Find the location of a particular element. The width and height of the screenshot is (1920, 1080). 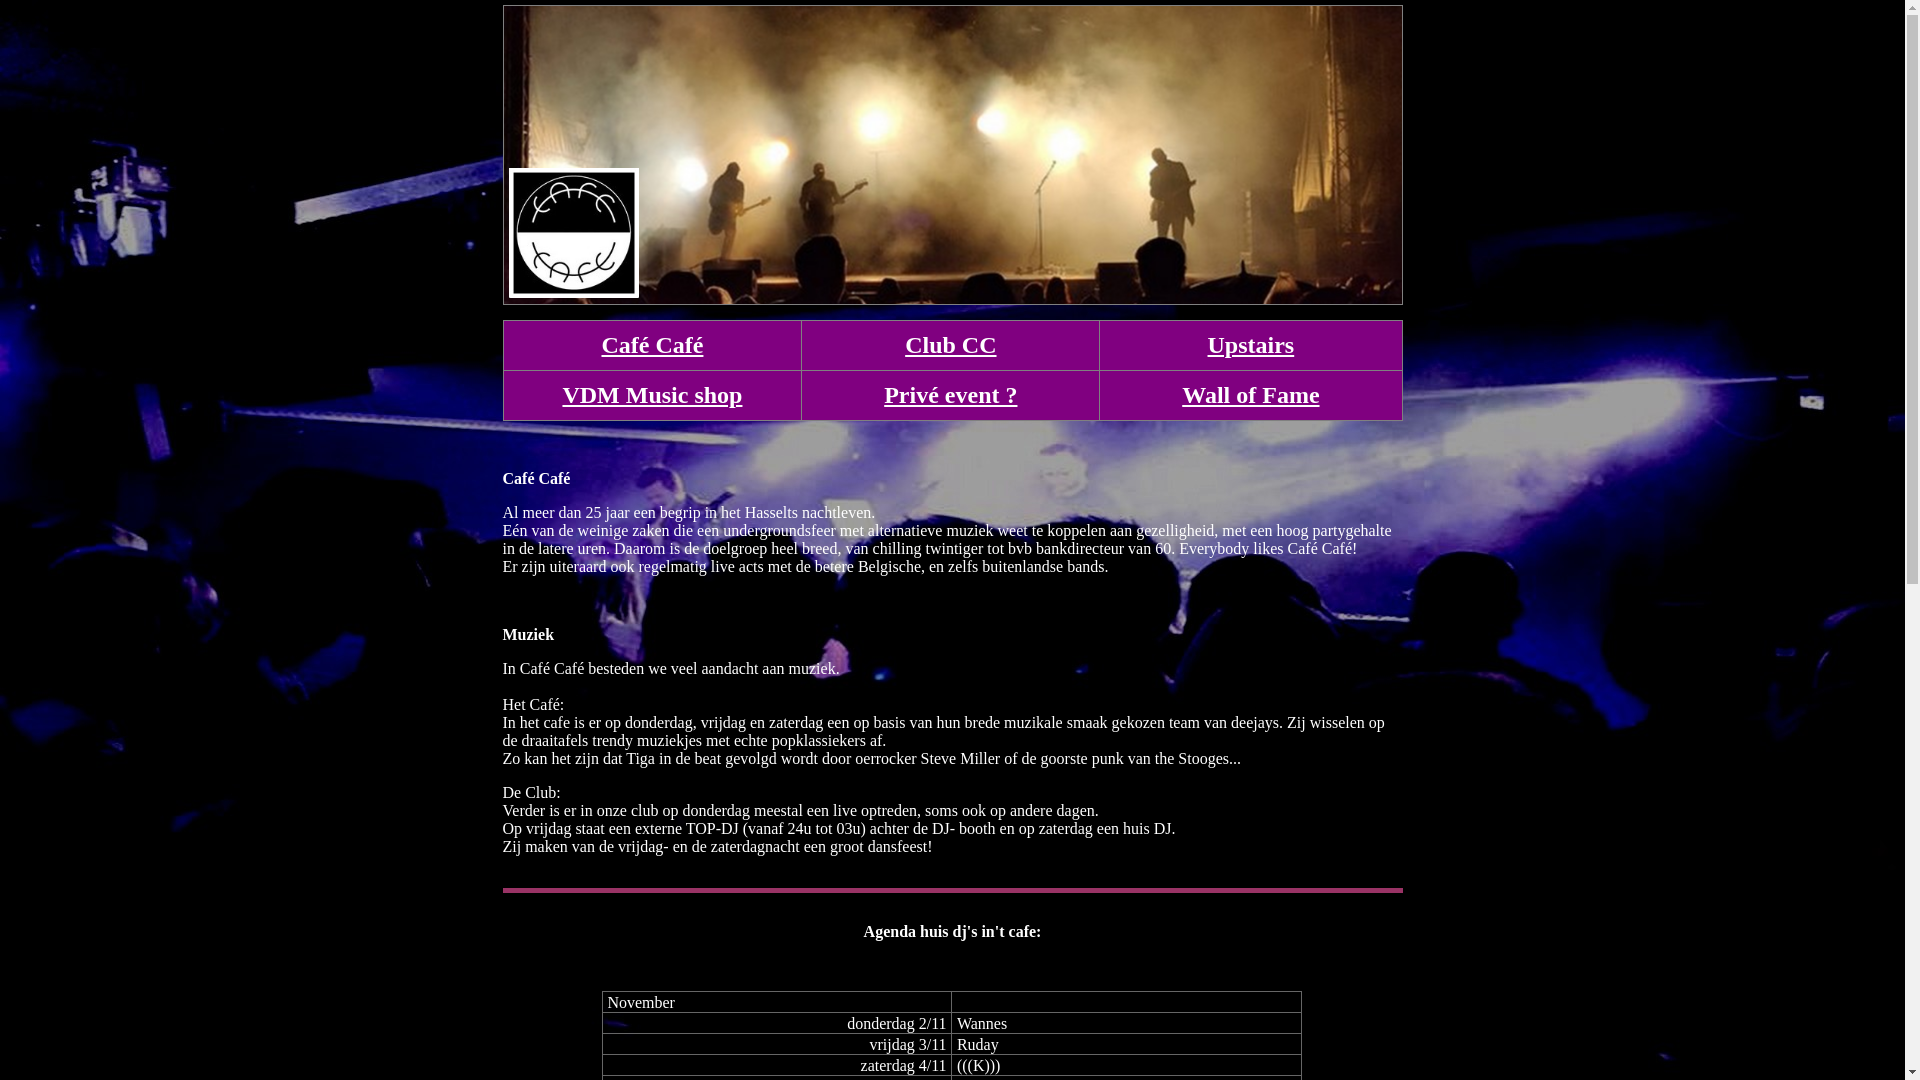

'VDM Music shop' is located at coordinates (560, 394).